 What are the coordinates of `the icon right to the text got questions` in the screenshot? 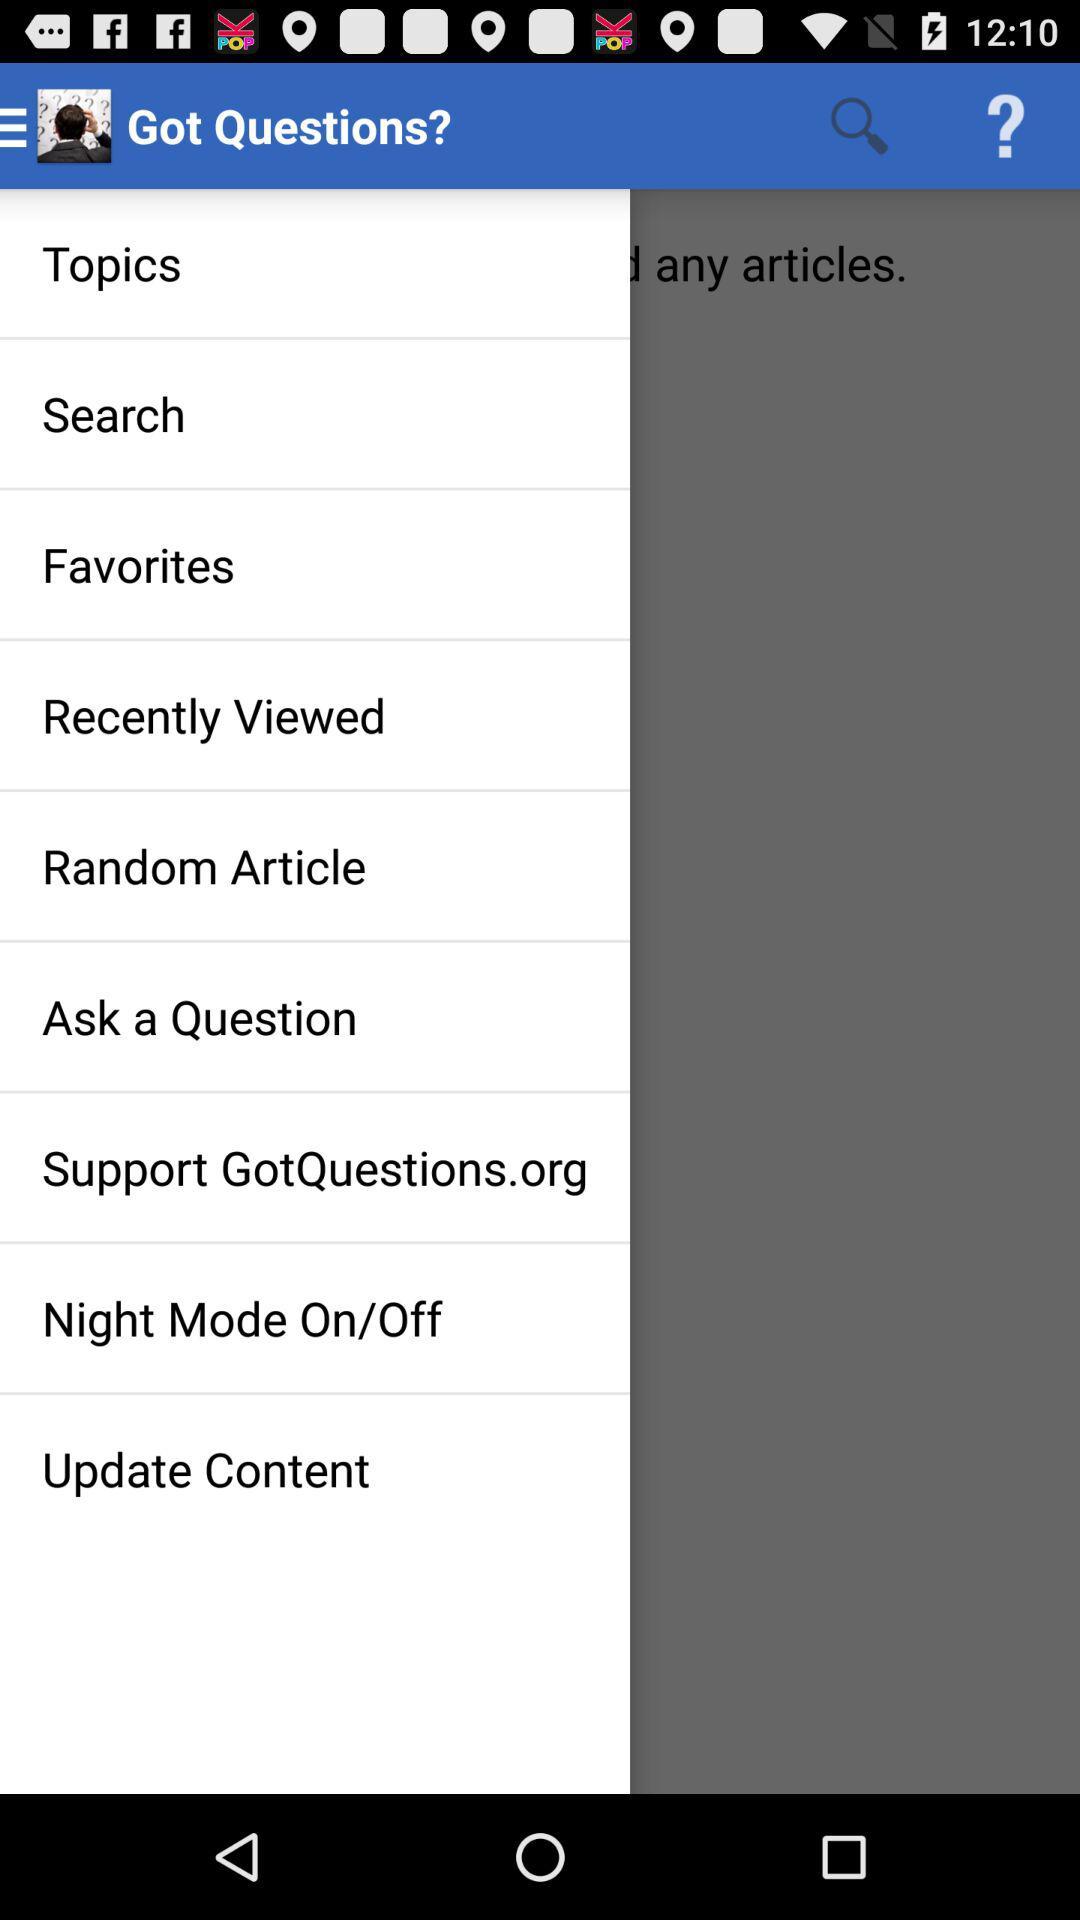 It's located at (858, 124).